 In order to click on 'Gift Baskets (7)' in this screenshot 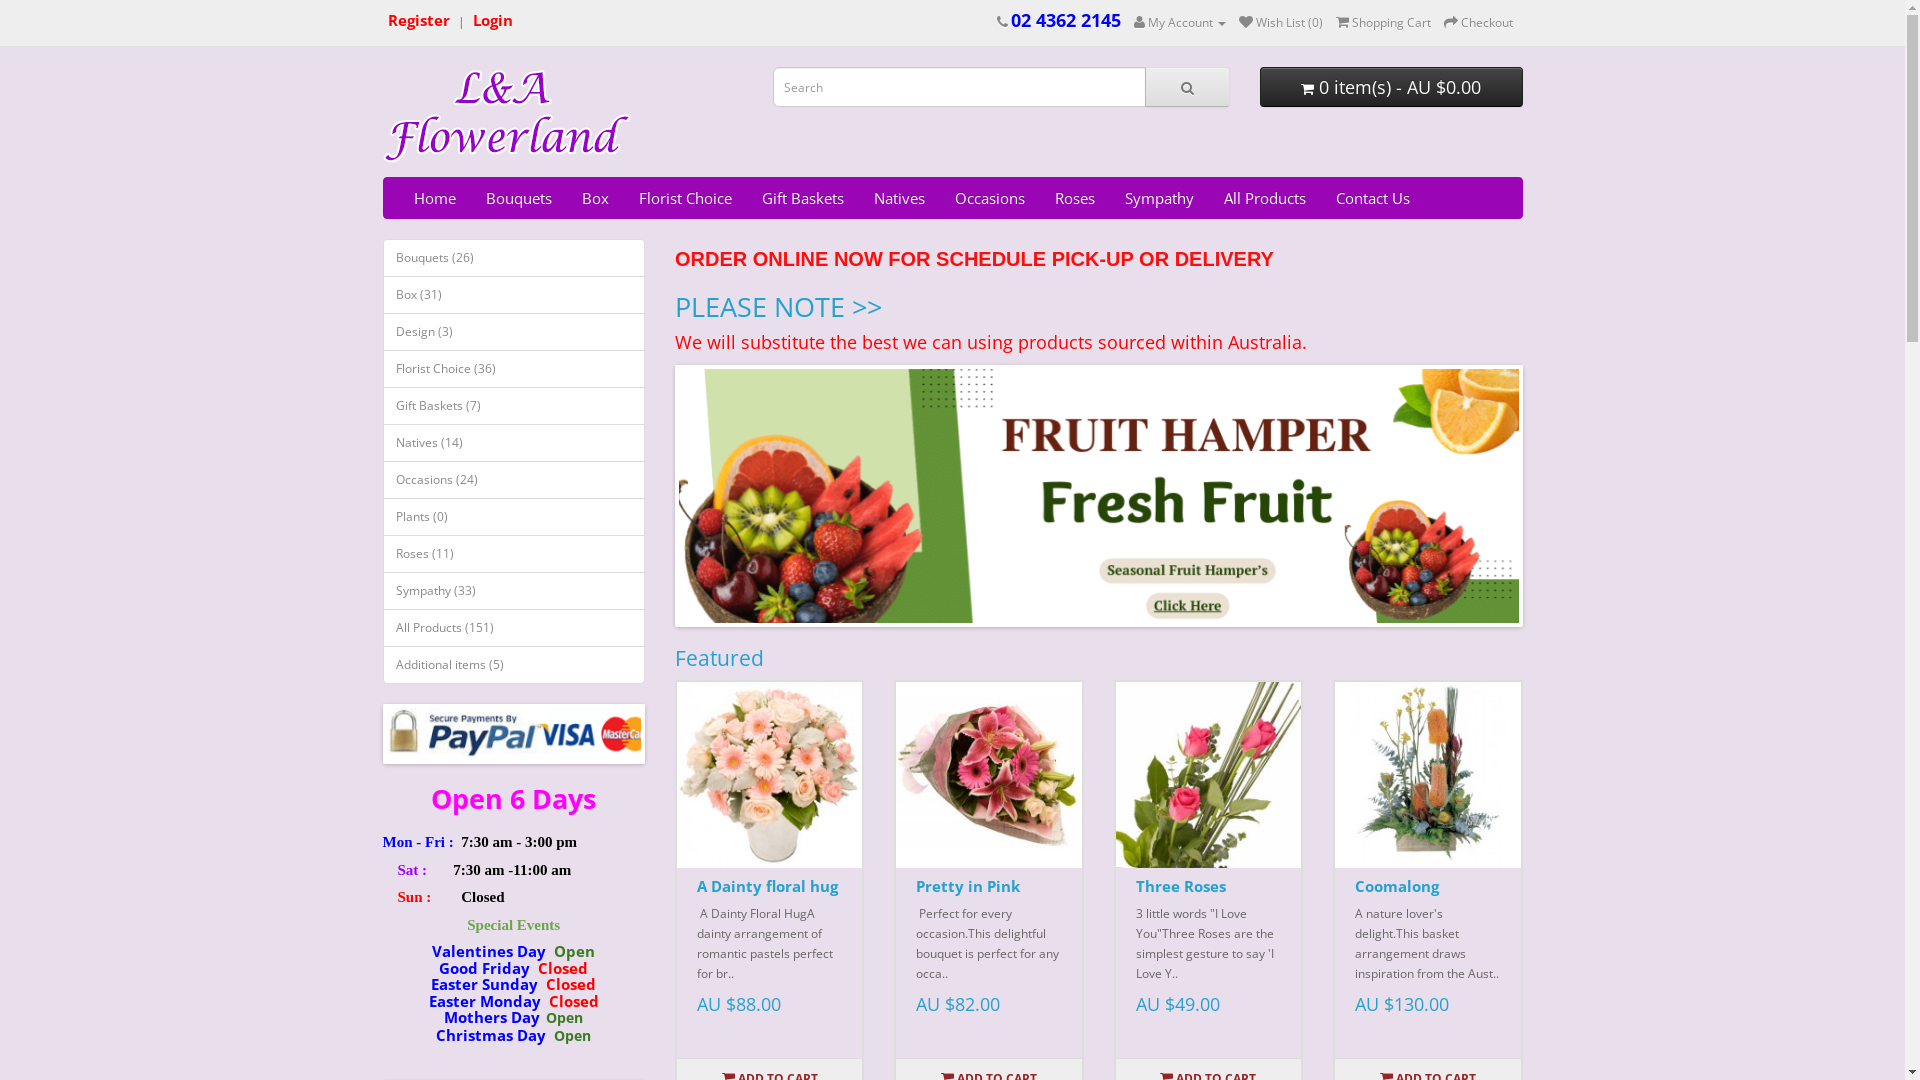, I will do `click(513, 405)`.